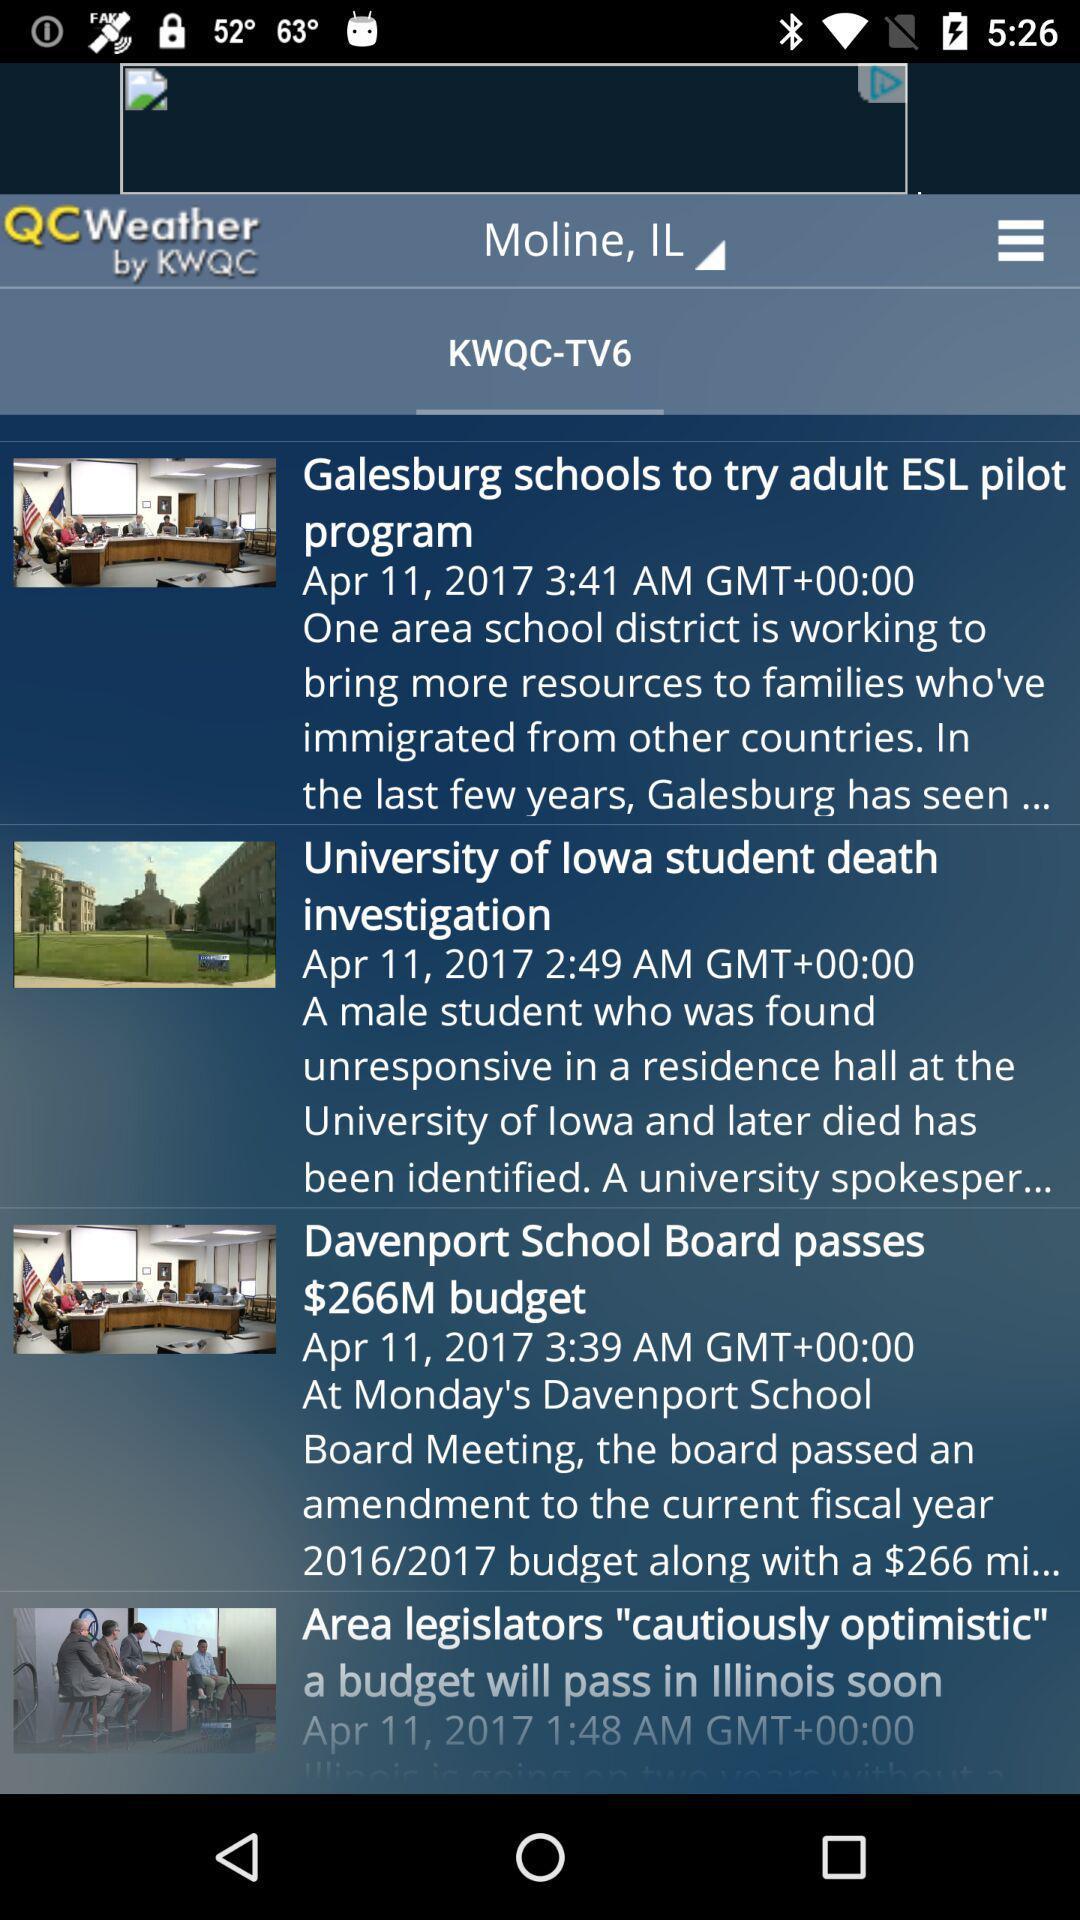 This screenshot has width=1080, height=1920. Describe the element at coordinates (131, 240) in the screenshot. I see `icon next to moline, il icon` at that location.